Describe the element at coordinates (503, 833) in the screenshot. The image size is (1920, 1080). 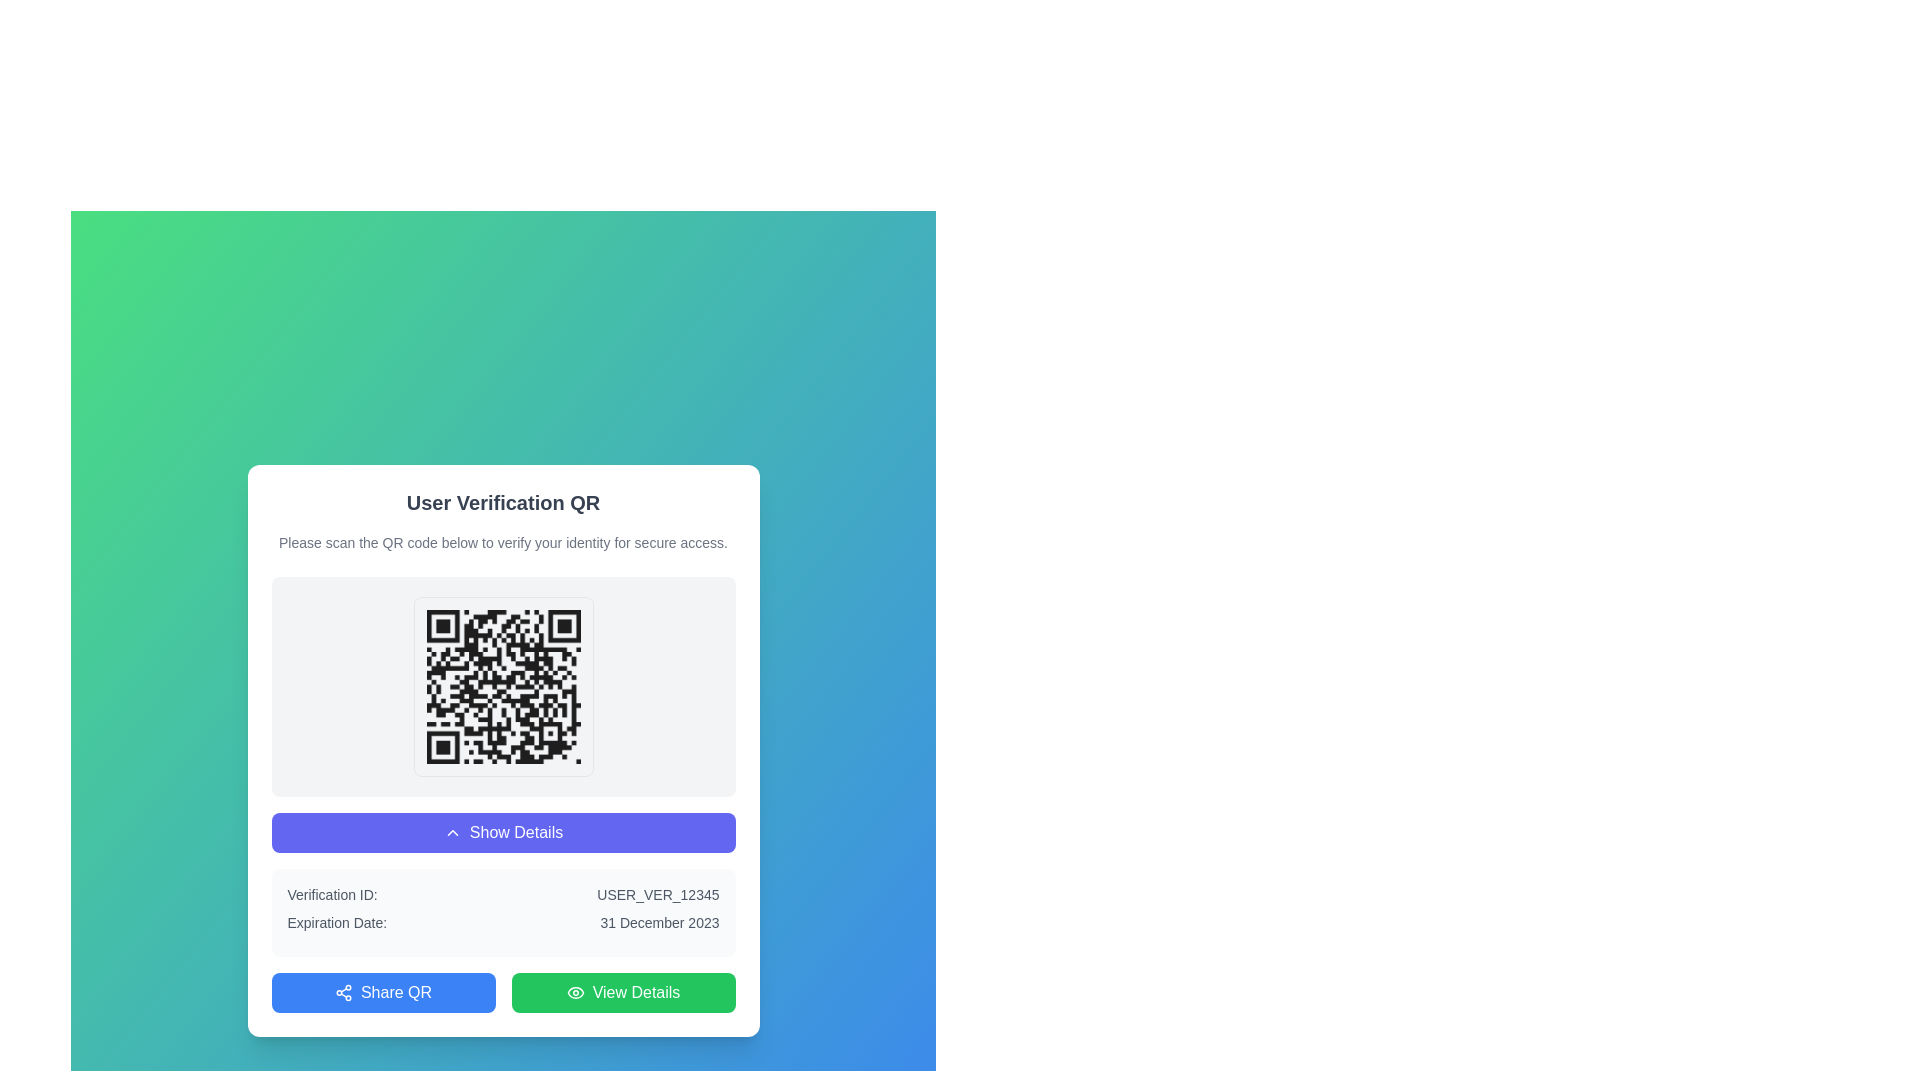
I see `the sixth button that toggles additional details related to the QR code, located below the QR code area` at that location.